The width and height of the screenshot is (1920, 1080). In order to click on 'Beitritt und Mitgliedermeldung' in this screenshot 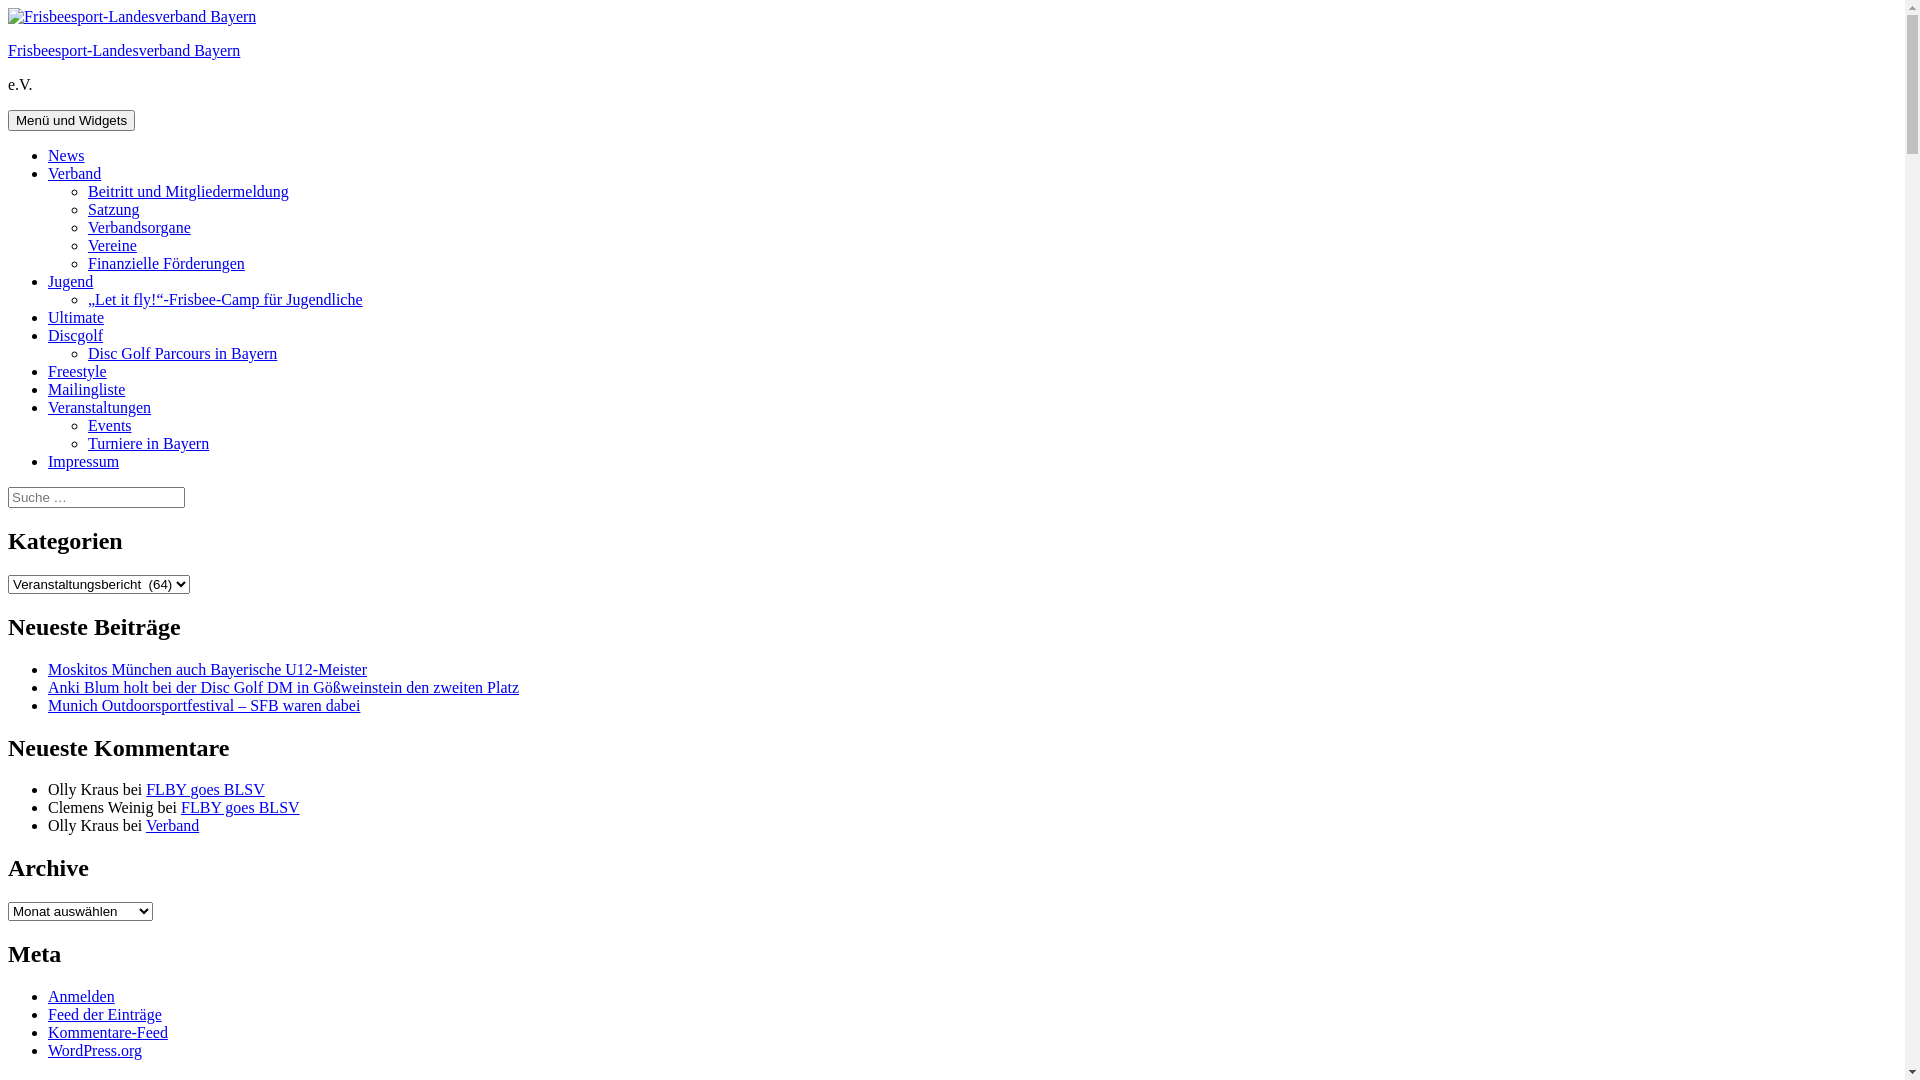, I will do `click(188, 191)`.